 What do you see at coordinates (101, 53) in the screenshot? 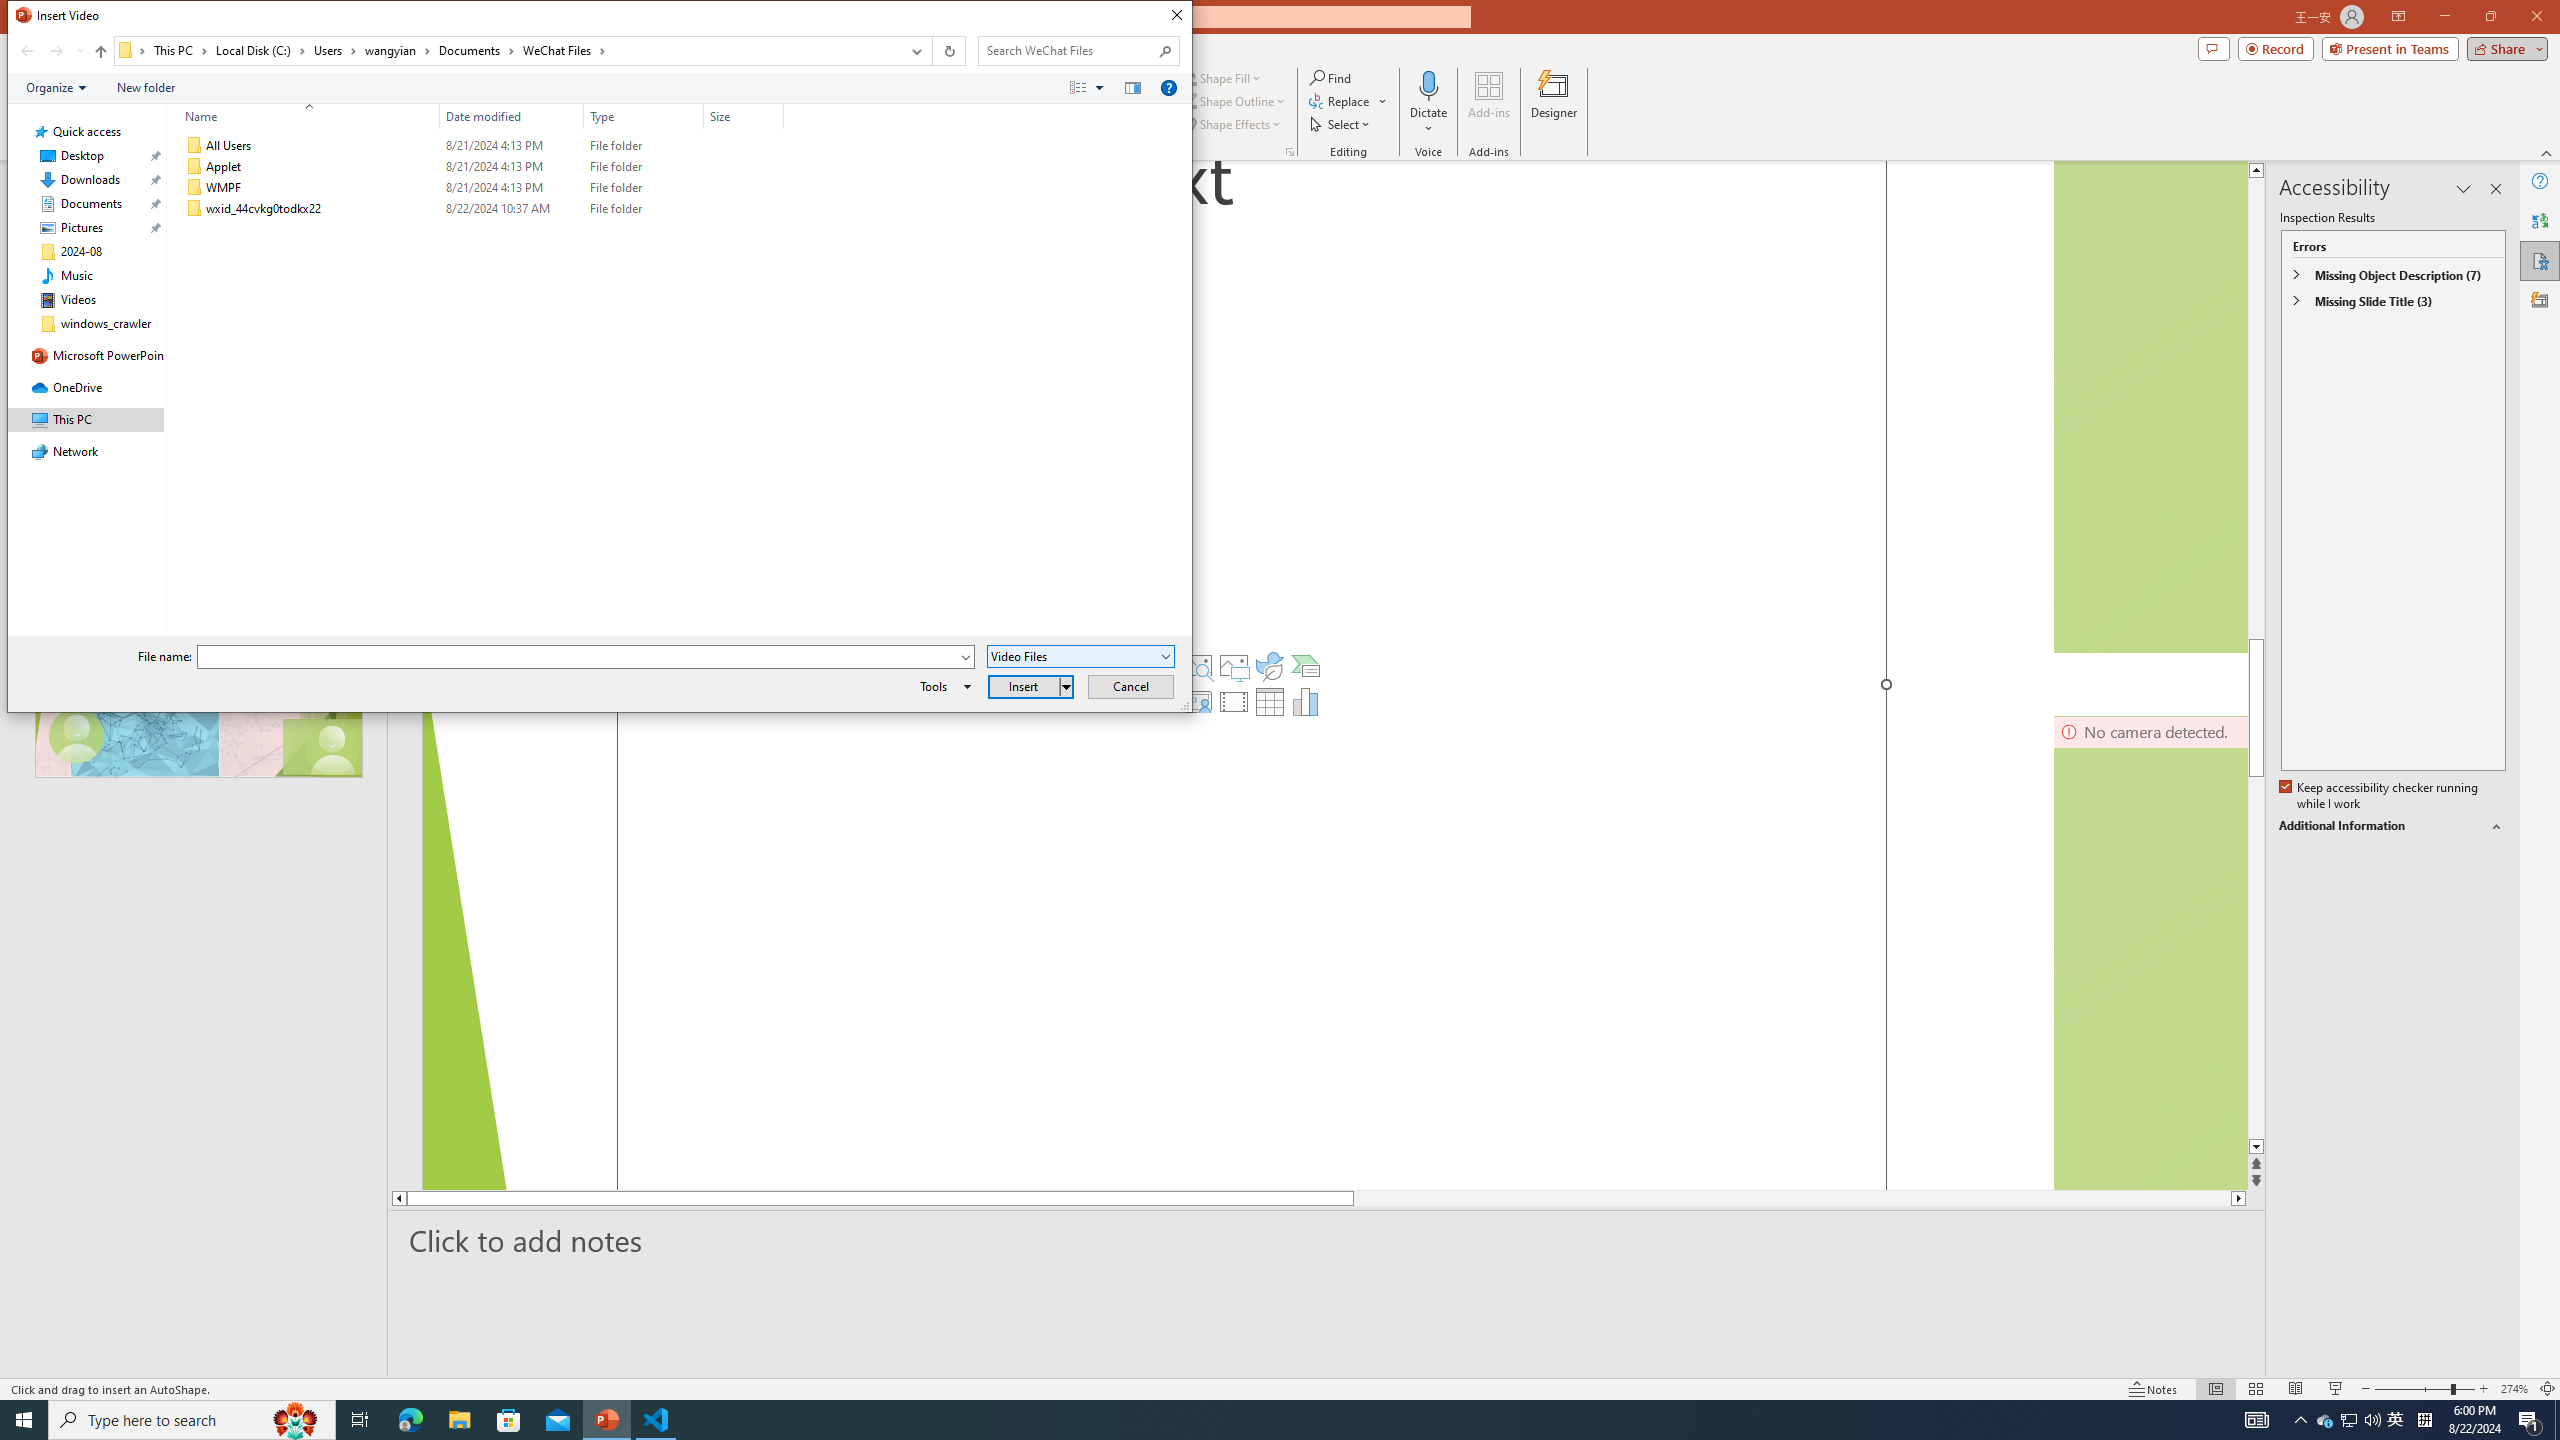
I see `'Up band toolbar'` at bounding box center [101, 53].